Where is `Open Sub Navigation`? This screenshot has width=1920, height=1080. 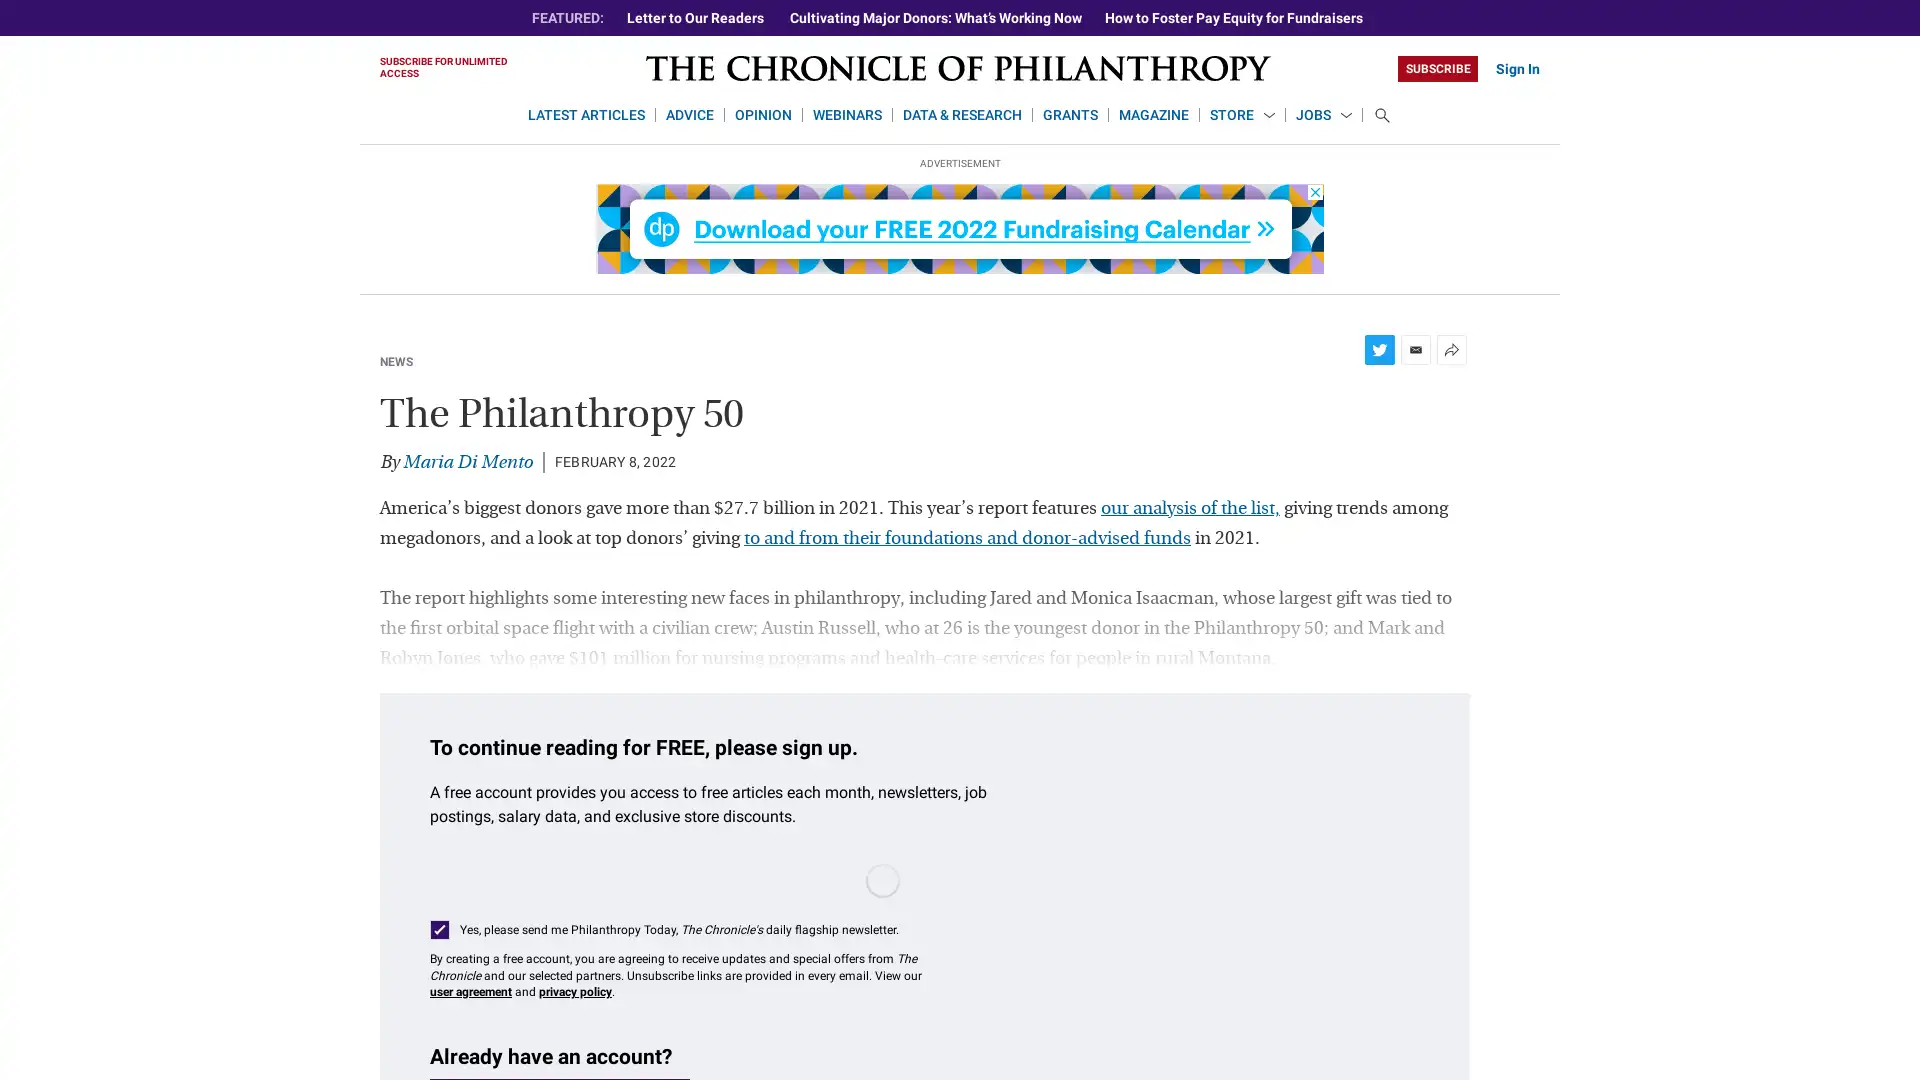 Open Sub Navigation is located at coordinates (1267, 116).